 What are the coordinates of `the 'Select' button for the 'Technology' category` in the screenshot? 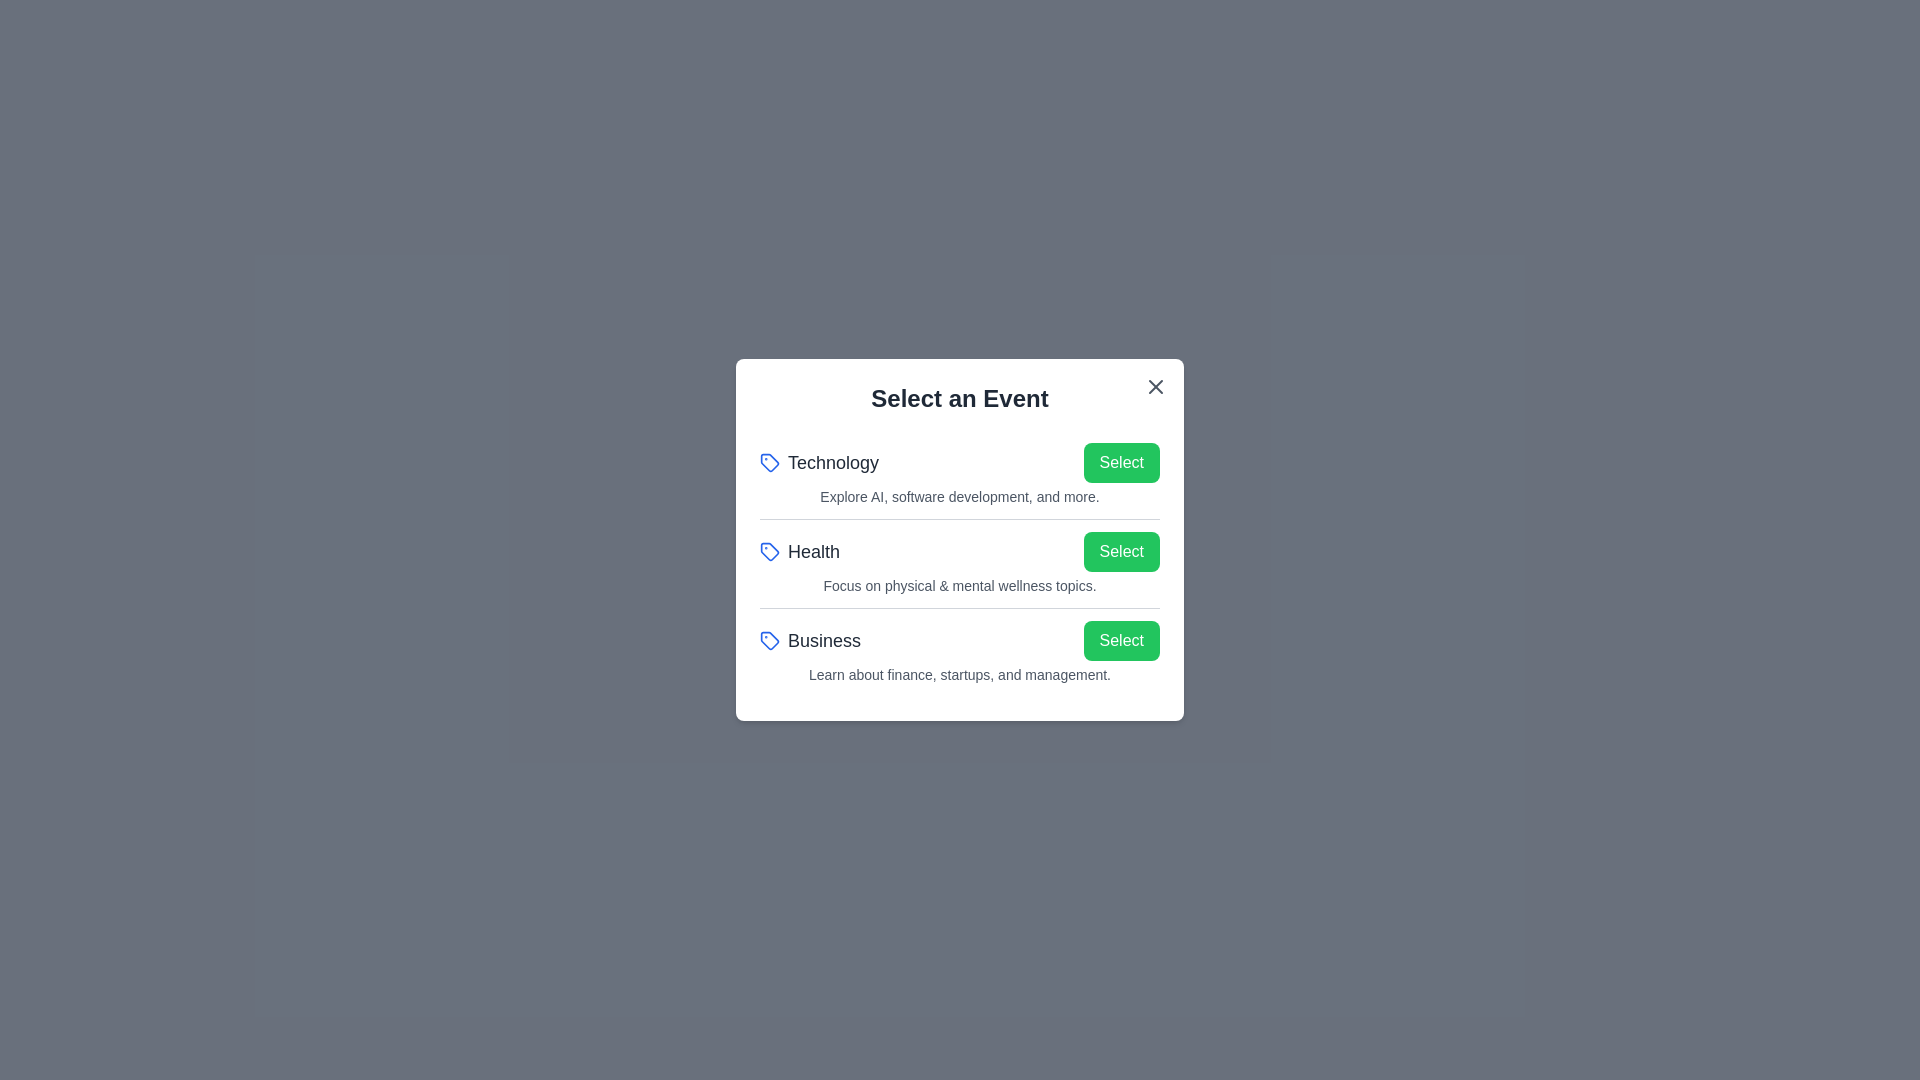 It's located at (1121, 462).